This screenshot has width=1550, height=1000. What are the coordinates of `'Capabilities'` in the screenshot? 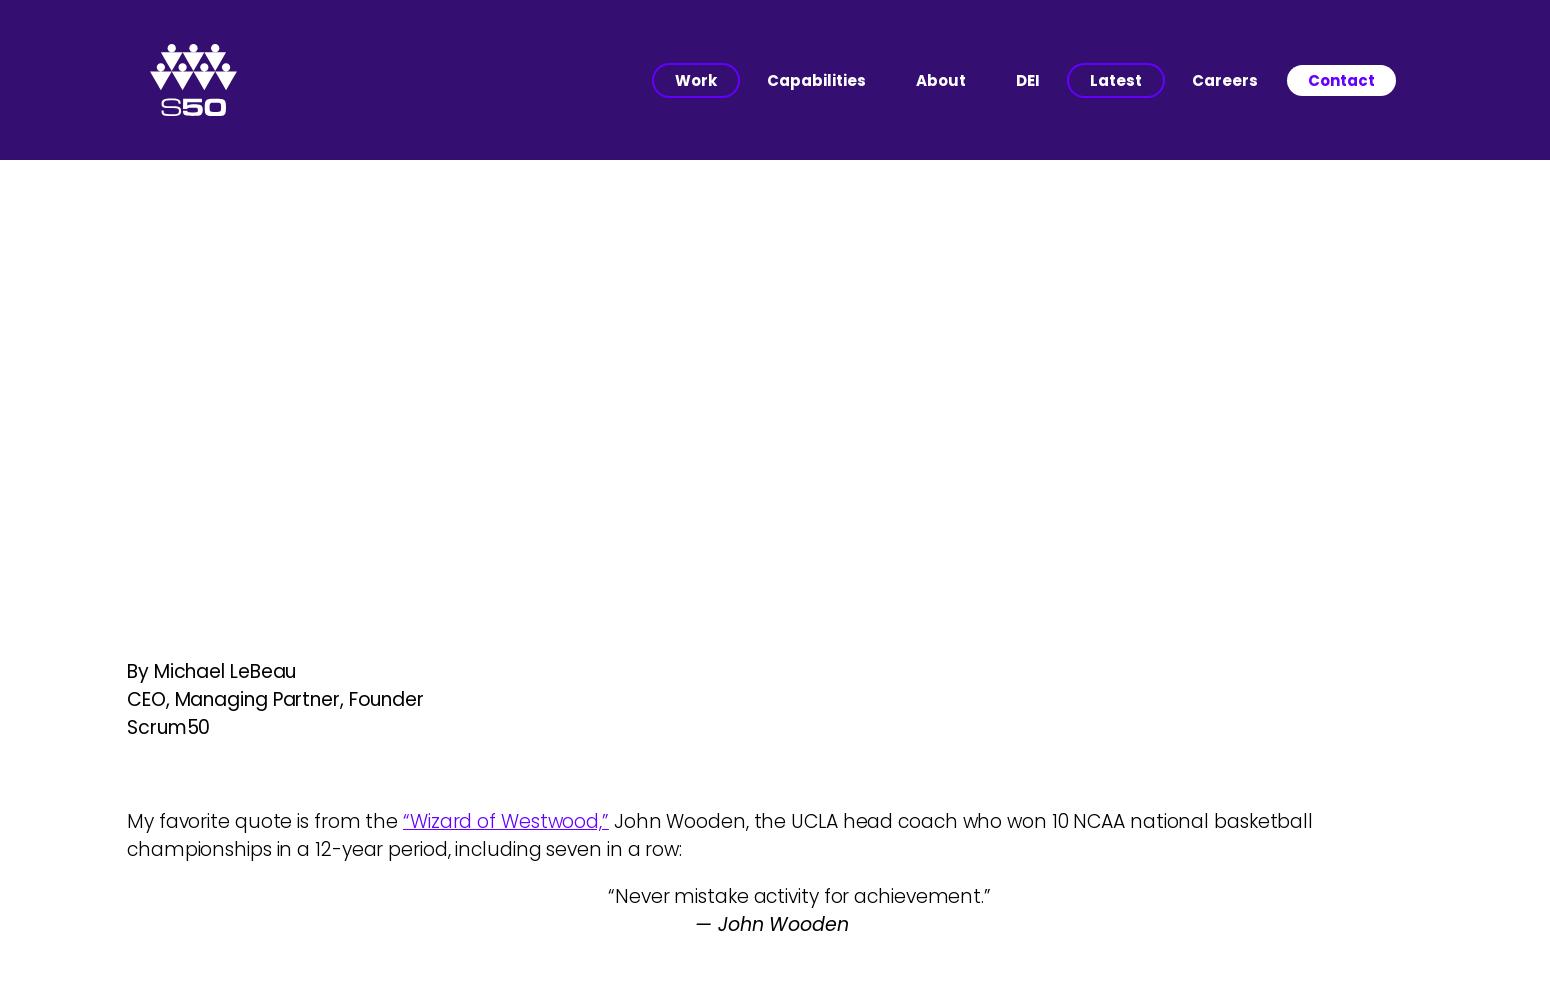 It's located at (815, 78).